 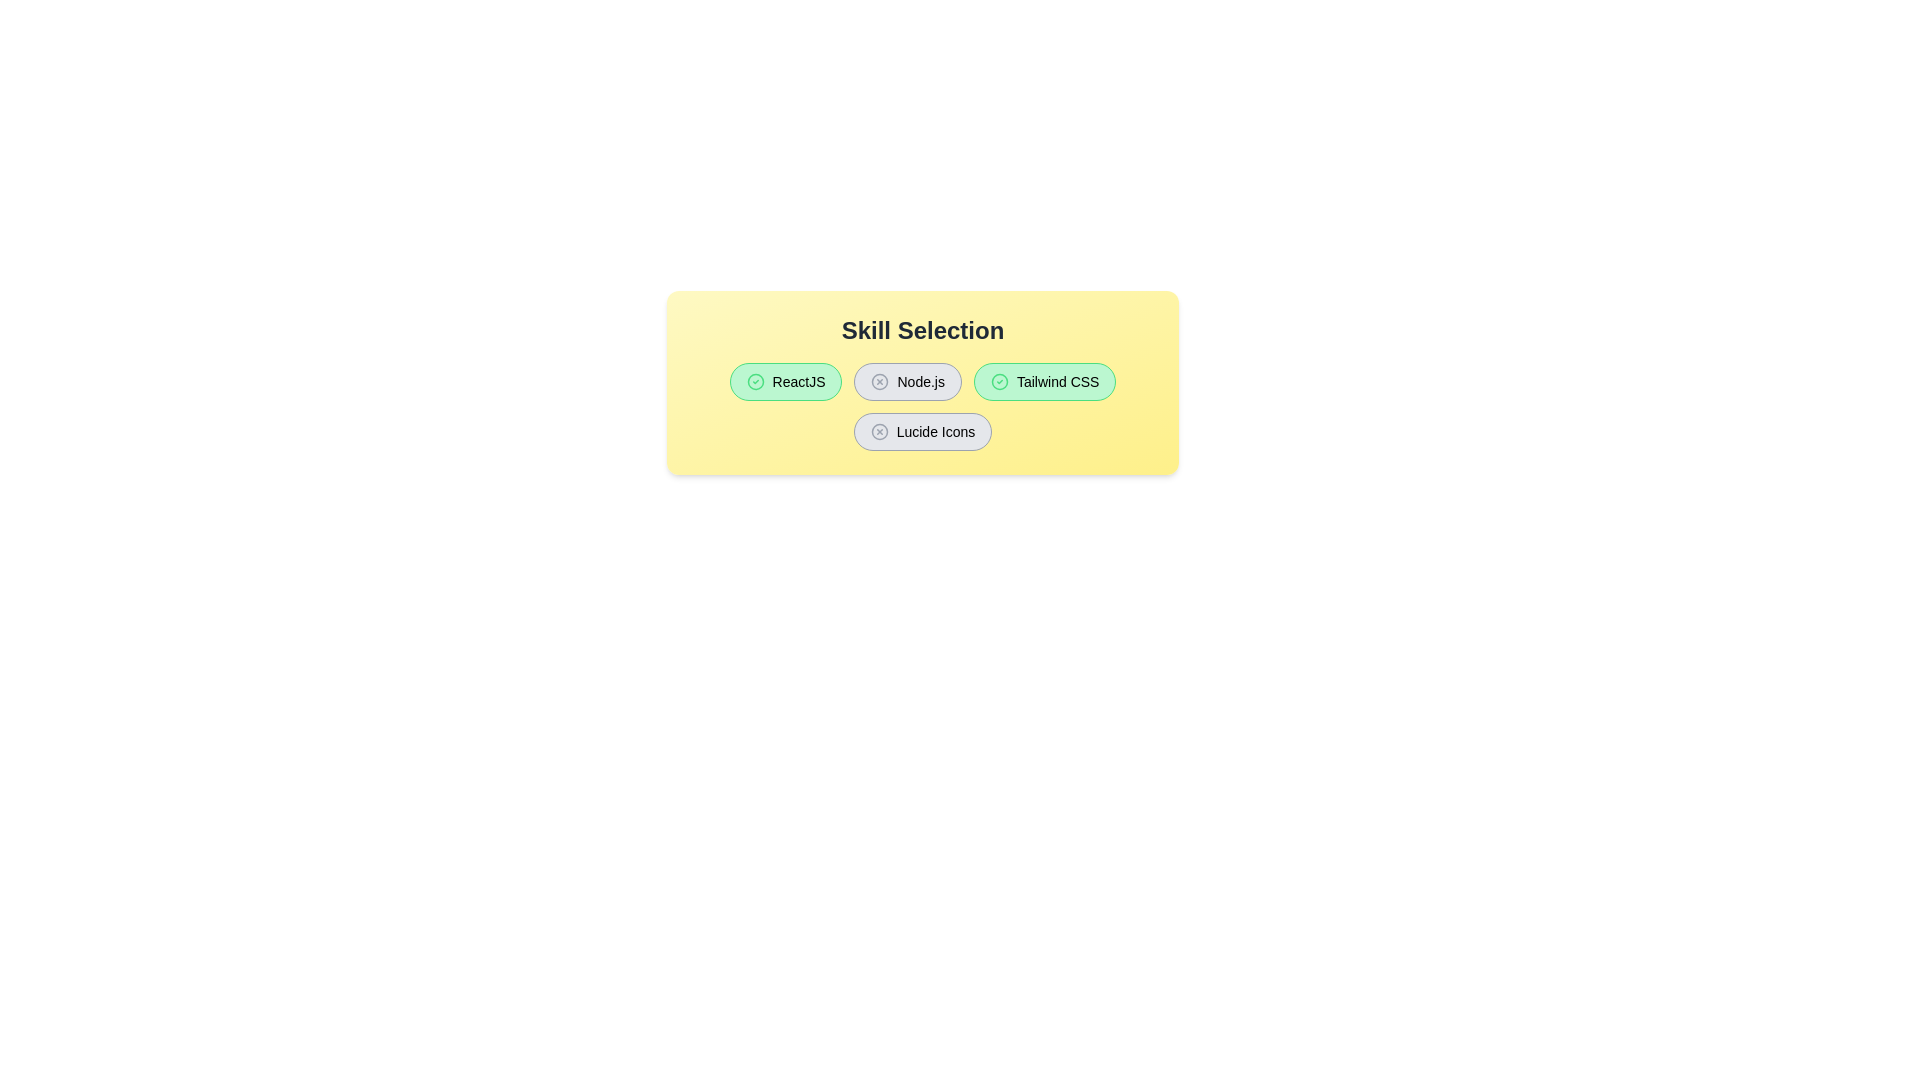 I want to click on the button labeled Lucide Icons to observe the hover effect, so click(x=921, y=431).